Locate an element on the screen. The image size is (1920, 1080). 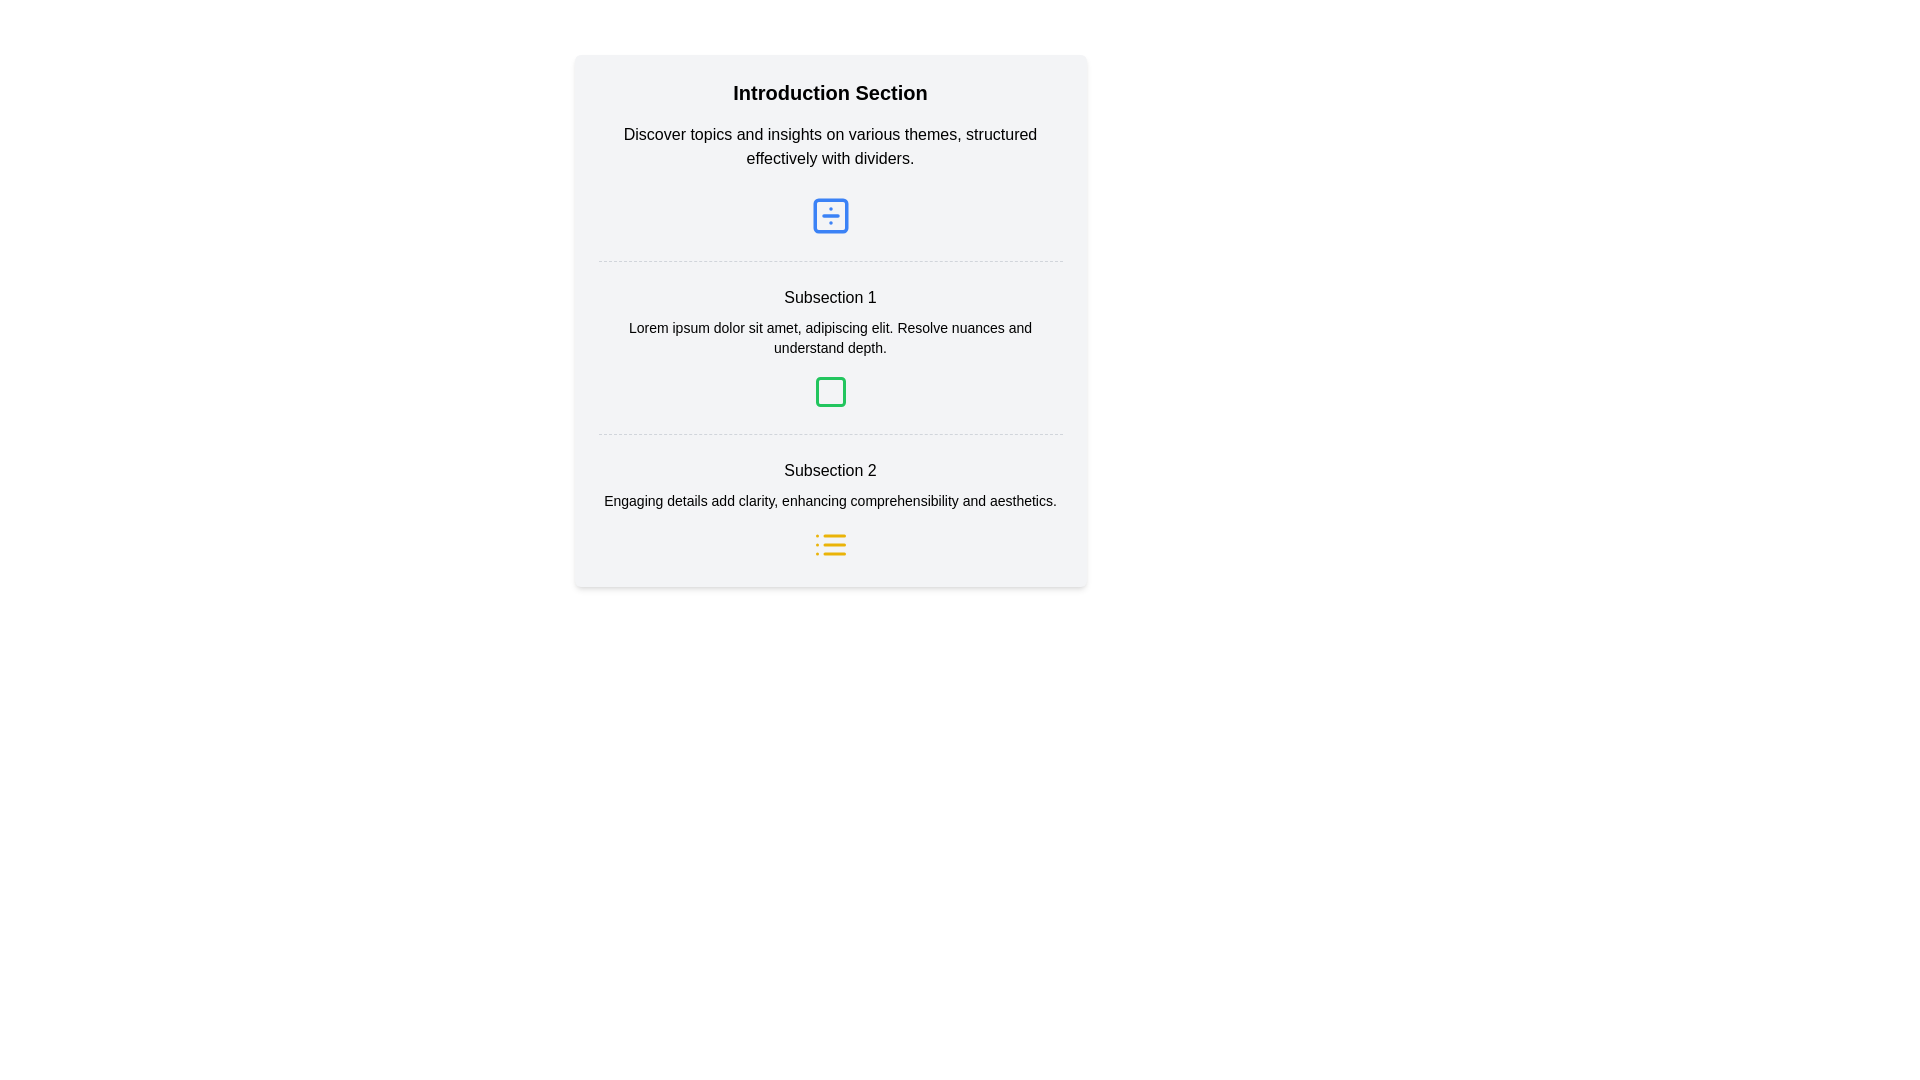
the text block that says 'Lorem ipsum dolor sit amet, adipiscing elit. Resolve nuances and understand depth.' located in 'Subsection 1' is located at coordinates (830, 337).